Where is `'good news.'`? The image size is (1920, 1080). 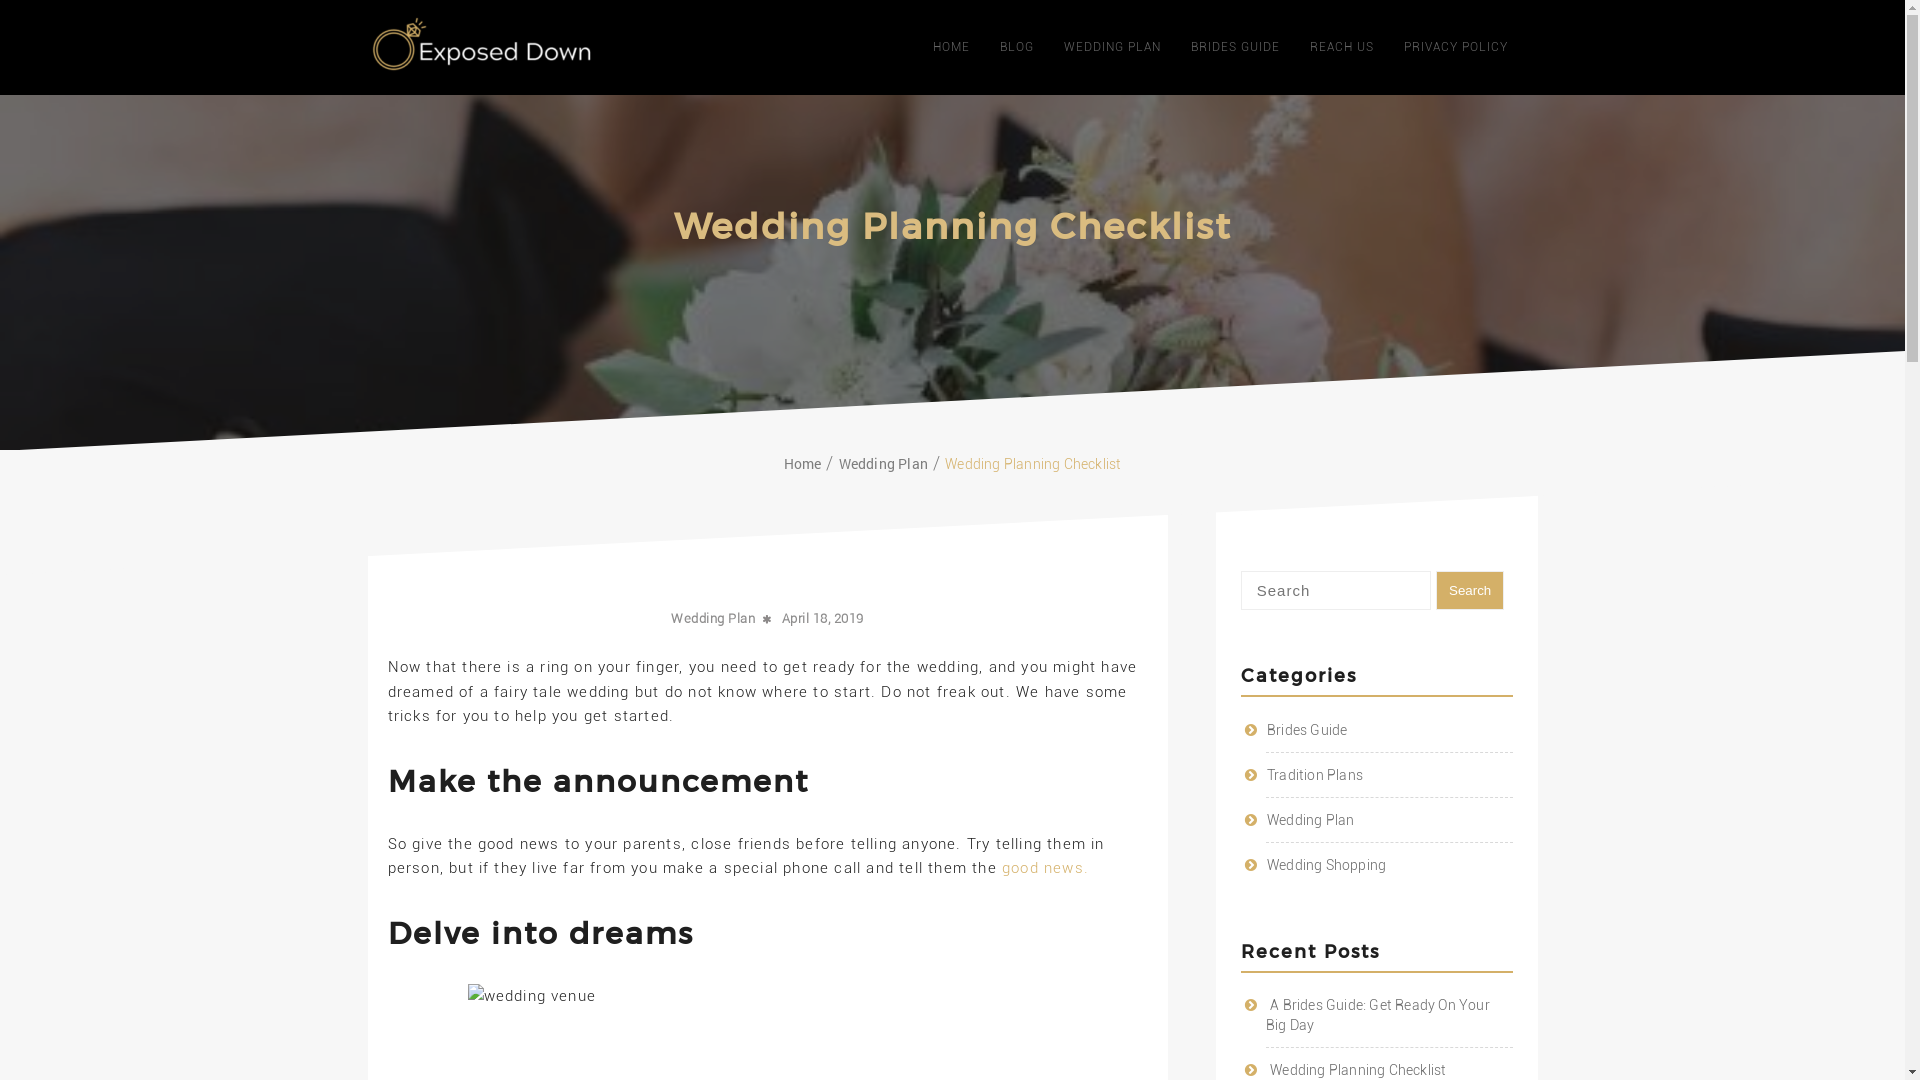 'good news.' is located at coordinates (1044, 866).